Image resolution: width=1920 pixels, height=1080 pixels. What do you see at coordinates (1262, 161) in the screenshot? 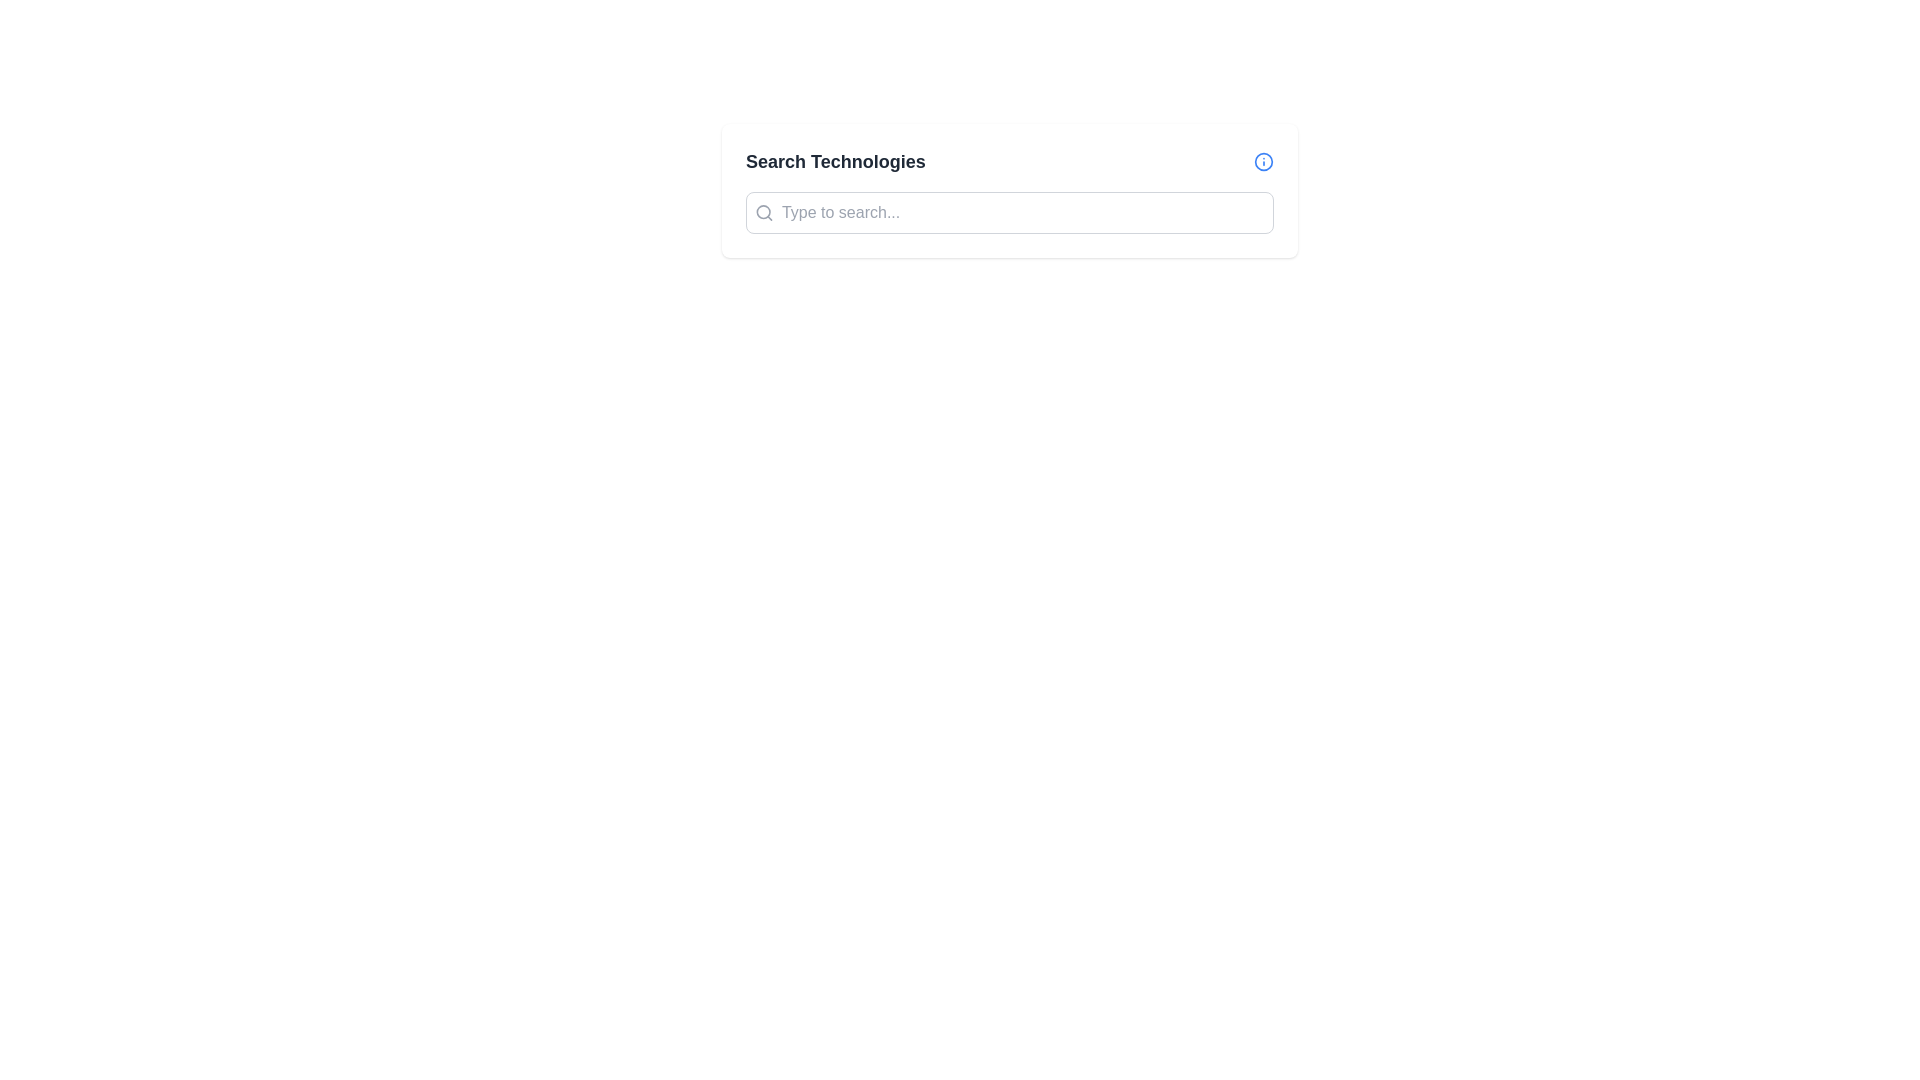
I see `SVG vector graphic element representing the information icon, which is located to the right and slightly above a search input box` at bounding box center [1262, 161].